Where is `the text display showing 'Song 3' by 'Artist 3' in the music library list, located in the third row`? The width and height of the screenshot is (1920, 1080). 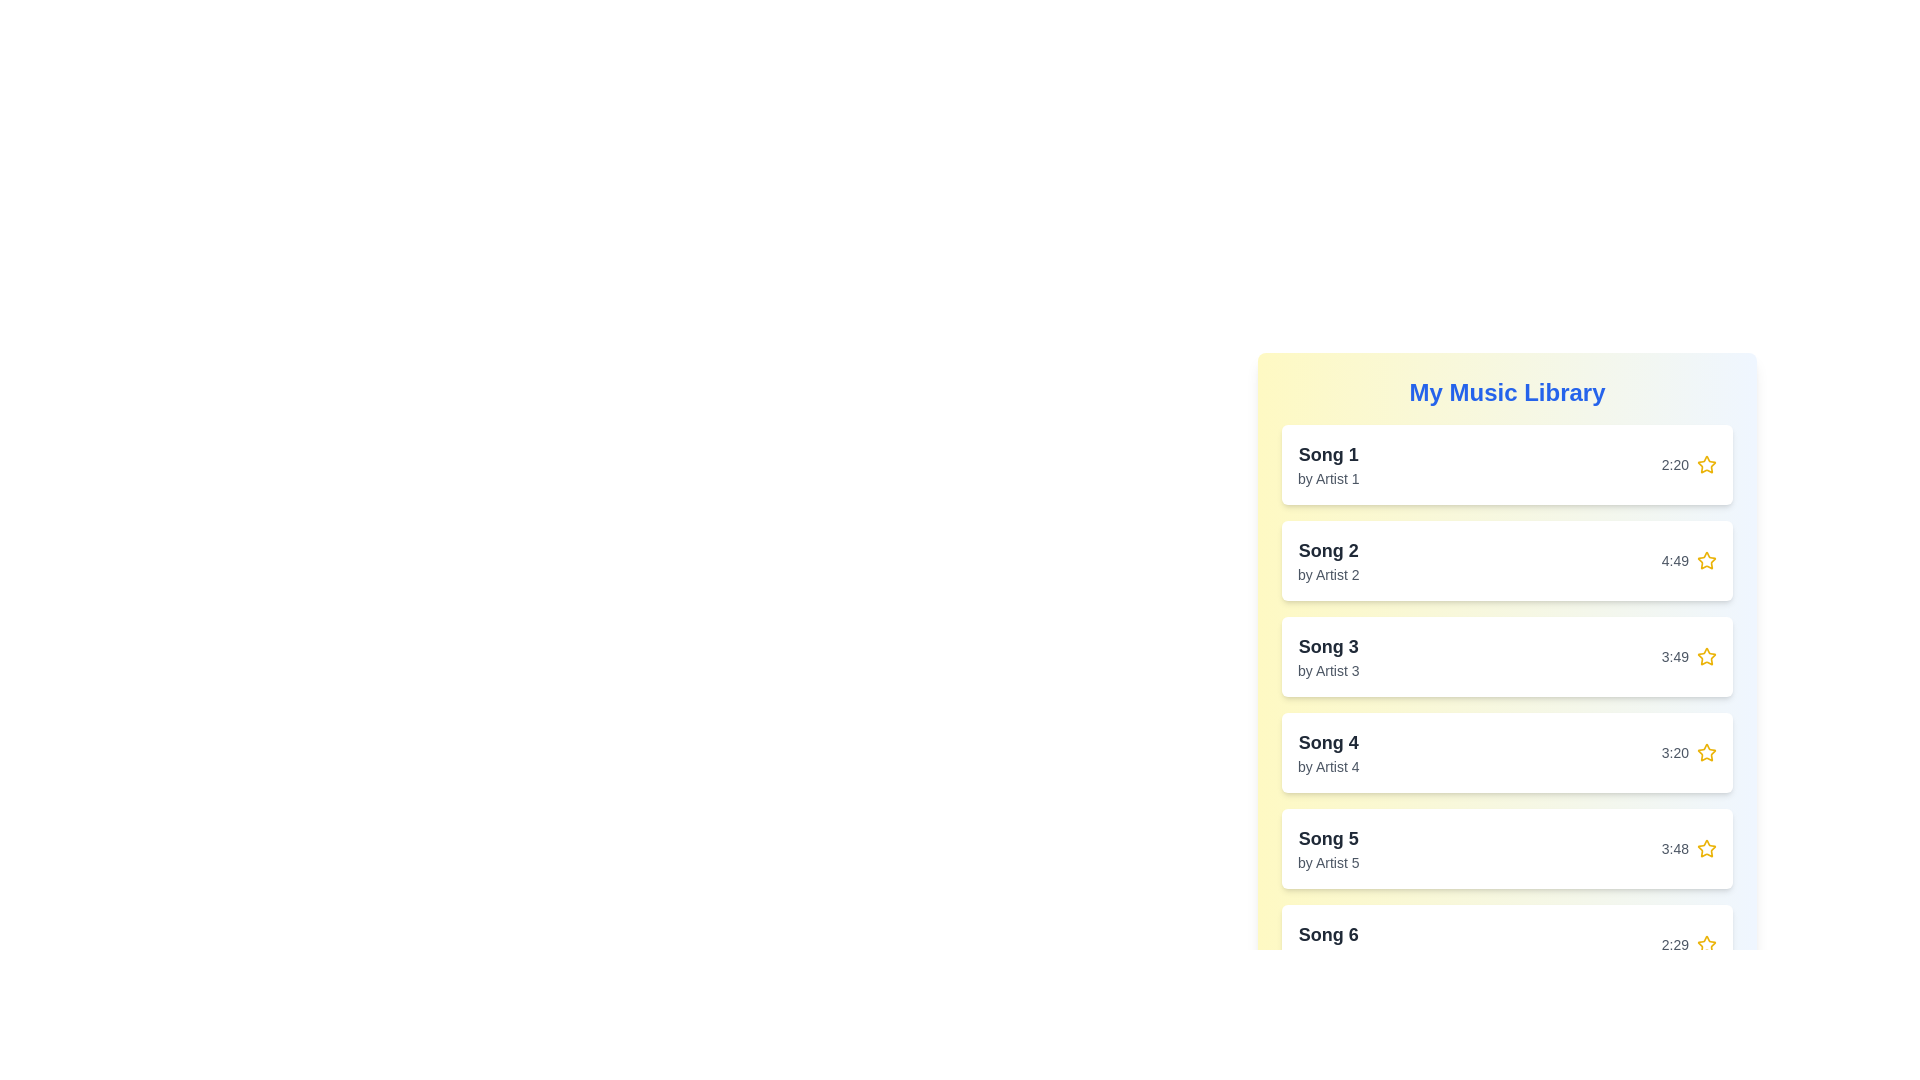 the text display showing 'Song 3' by 'Artist 3' in the music library list, located in the third row is located at coordinates (1328, 656).